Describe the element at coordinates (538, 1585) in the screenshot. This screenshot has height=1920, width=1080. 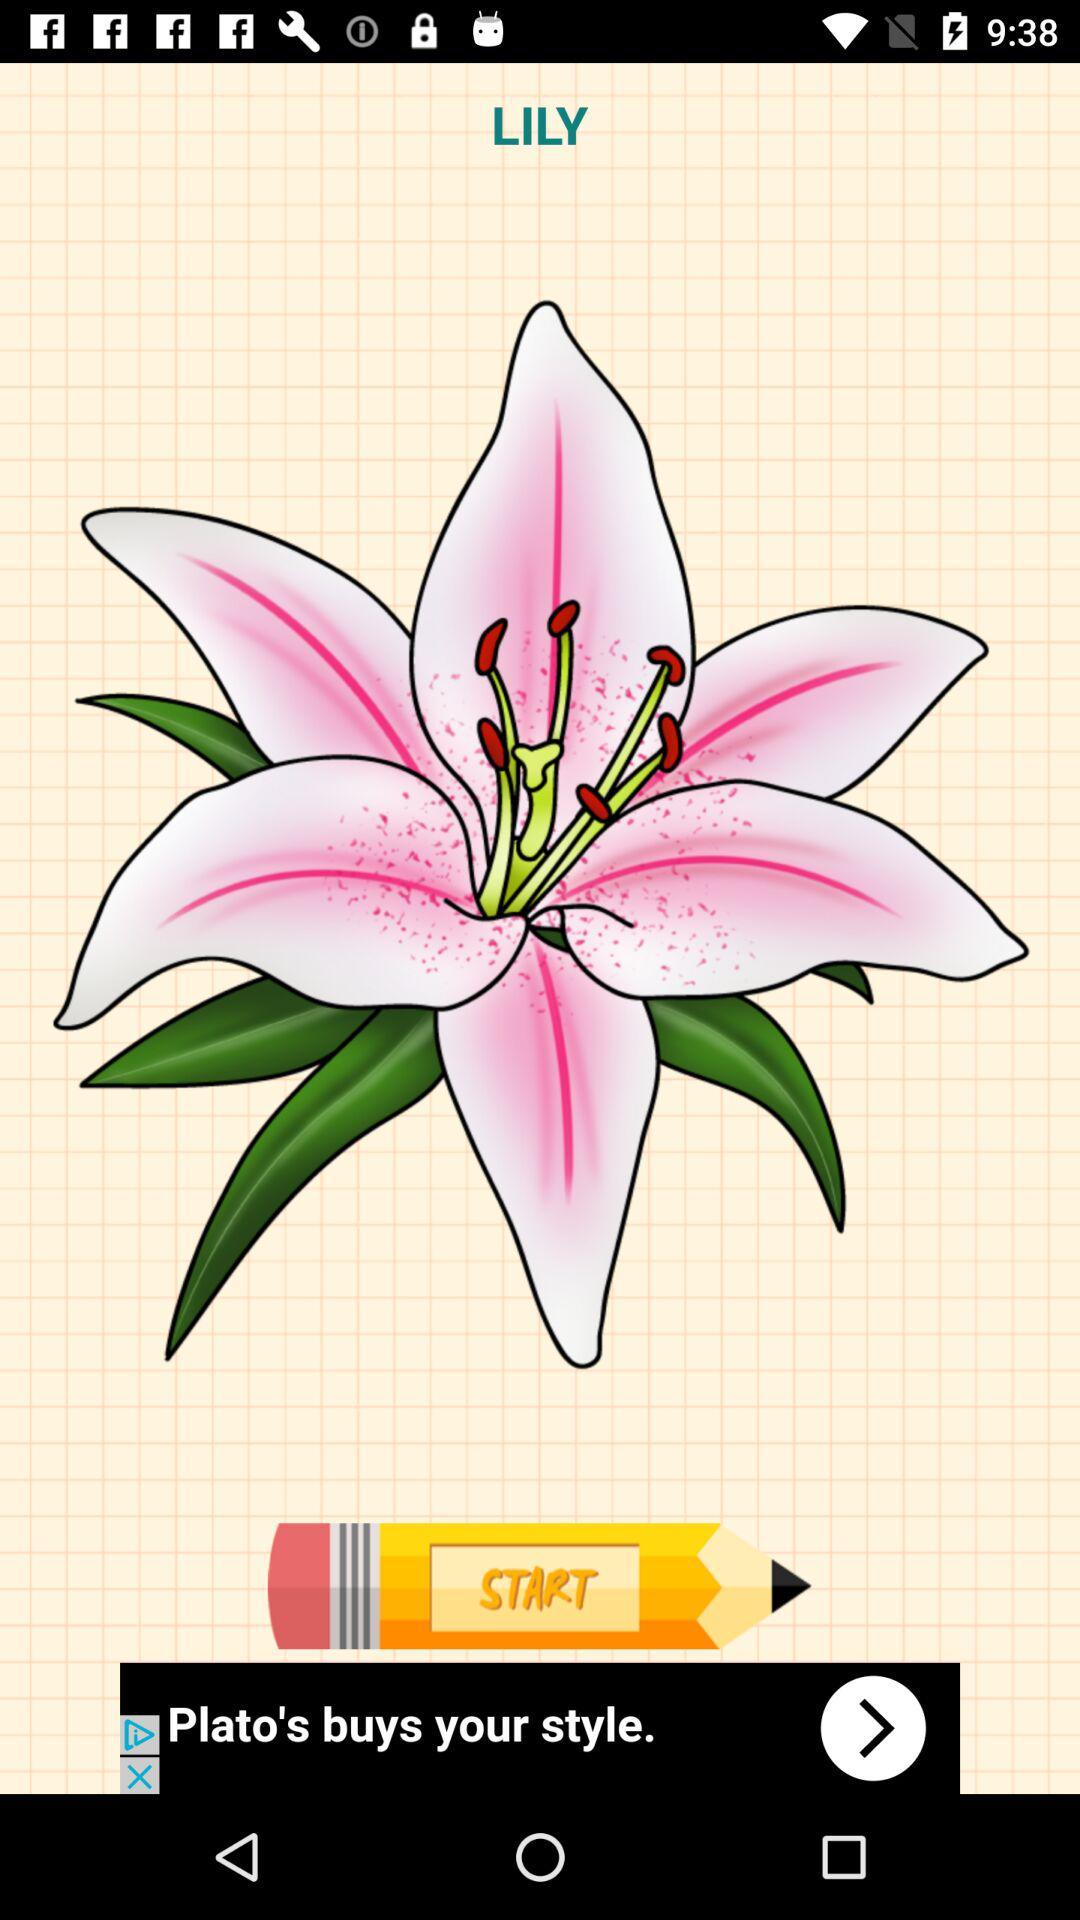
I see `start drawing` at that location.